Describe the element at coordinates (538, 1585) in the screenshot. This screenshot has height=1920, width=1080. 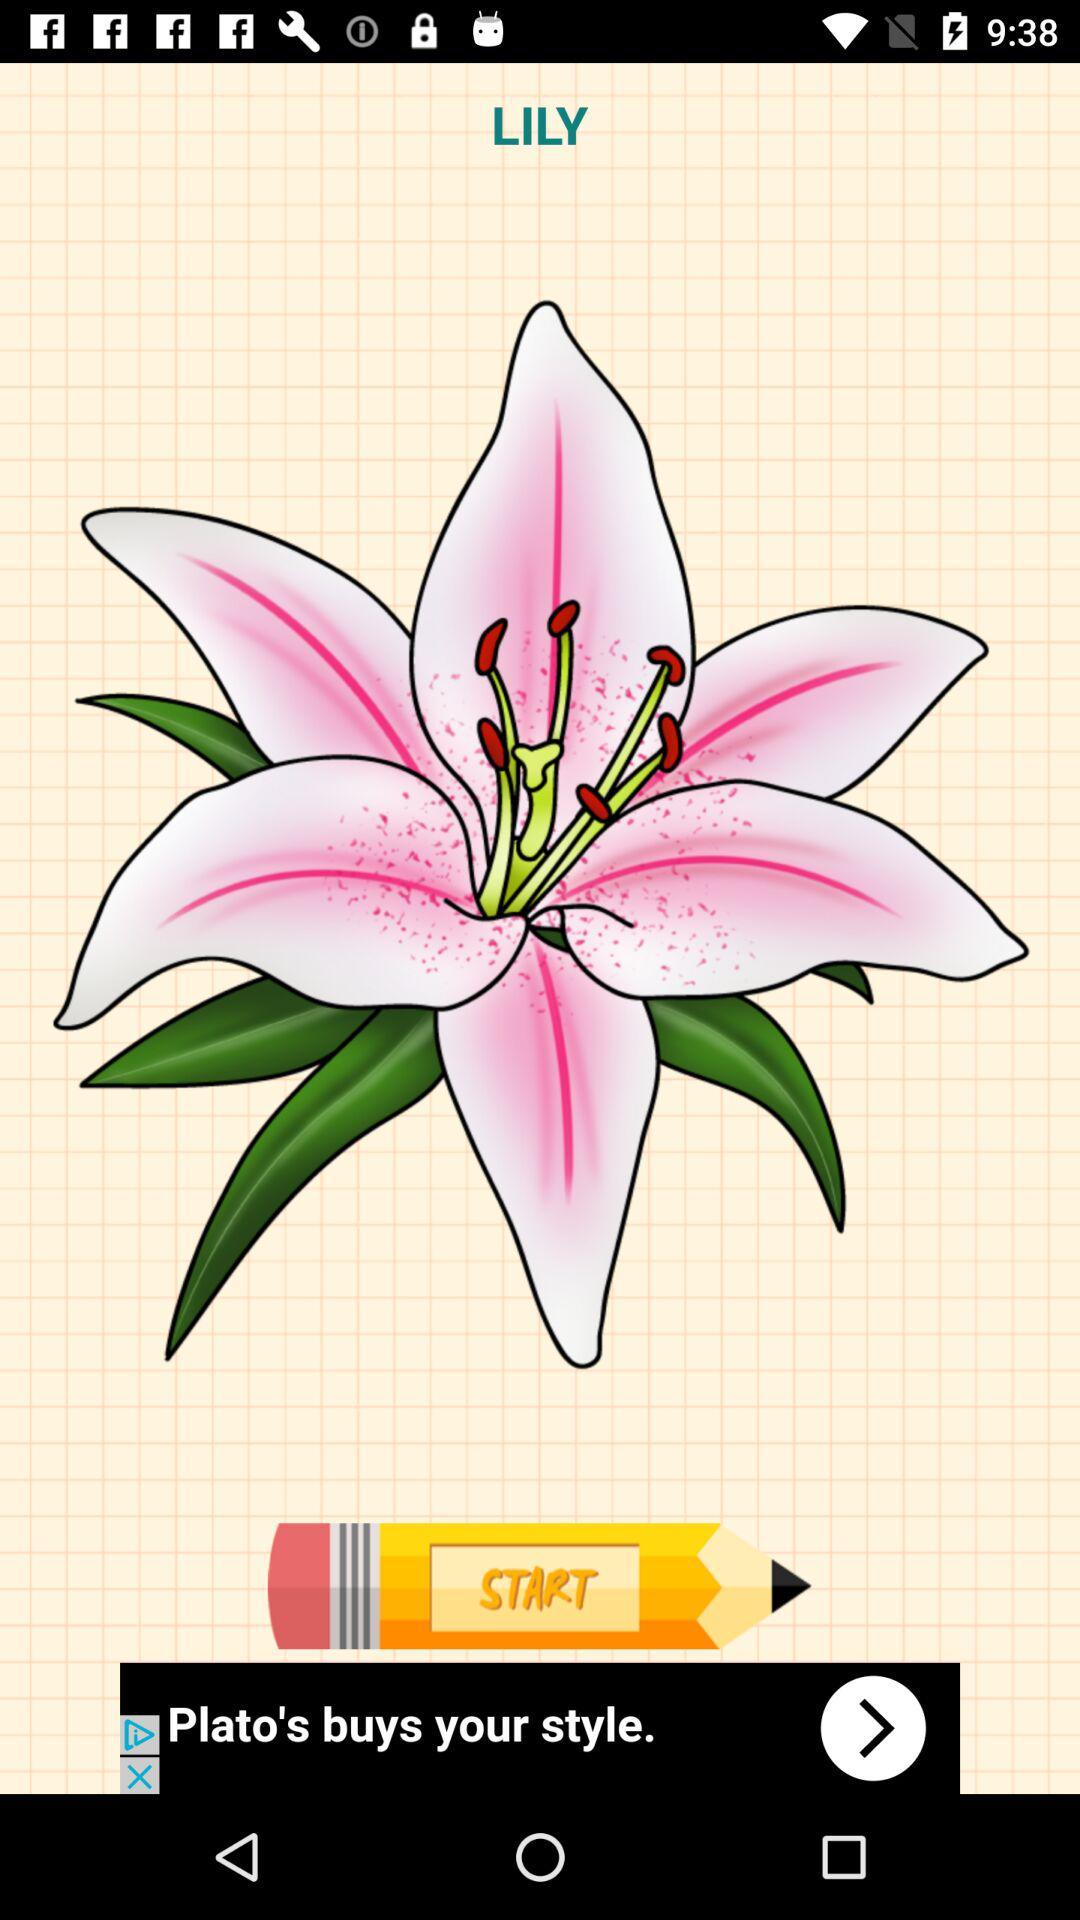
I see `start drawing` at that location.